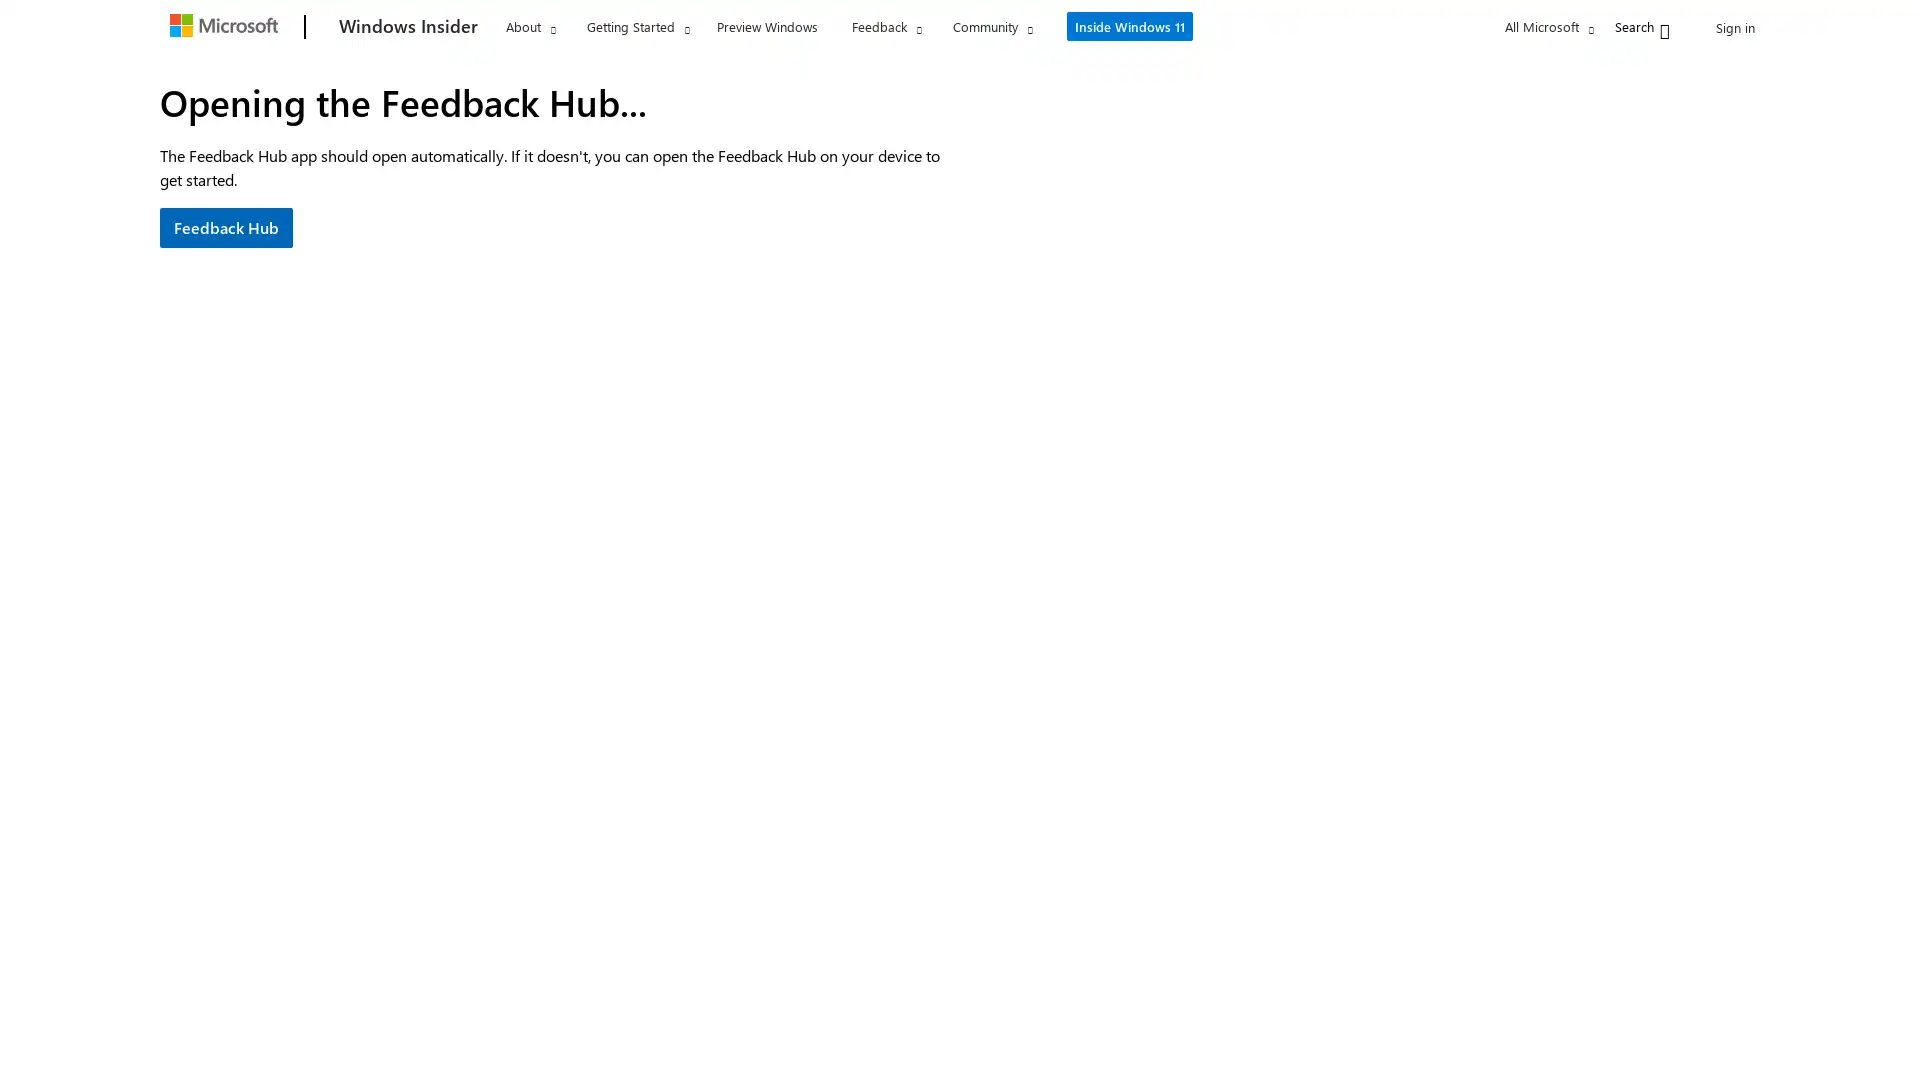  I want to click on All Microsoft expand to see list of Microsoft products and services, so click(1503, 27).